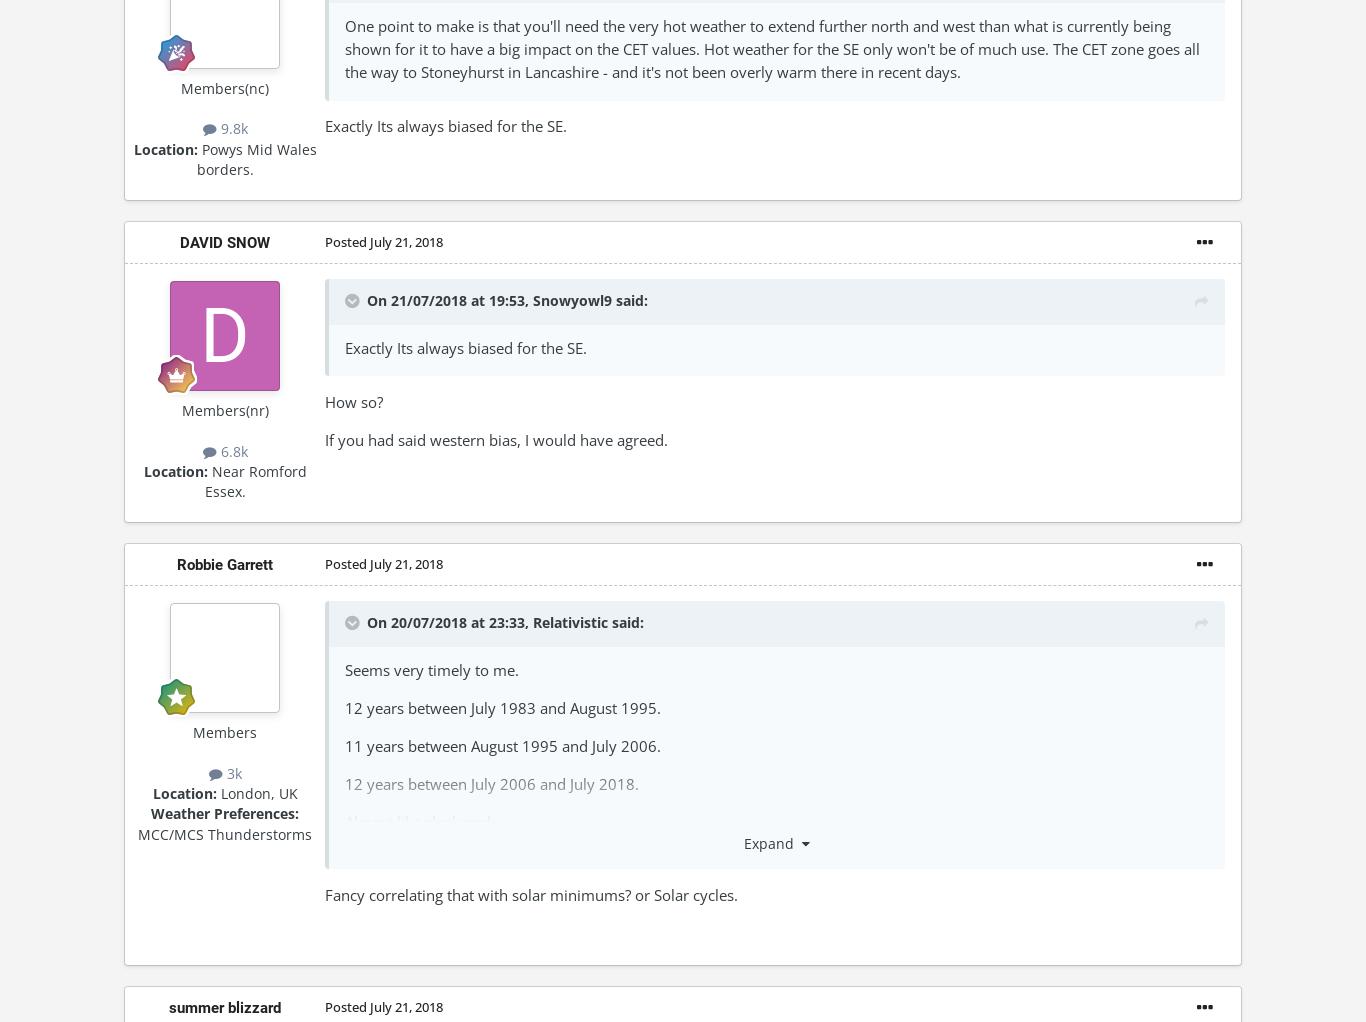 This screenshot has height=1022, width=1366. I want to click on '12 years between July 1983 and August 1995.', so click(502, 707).